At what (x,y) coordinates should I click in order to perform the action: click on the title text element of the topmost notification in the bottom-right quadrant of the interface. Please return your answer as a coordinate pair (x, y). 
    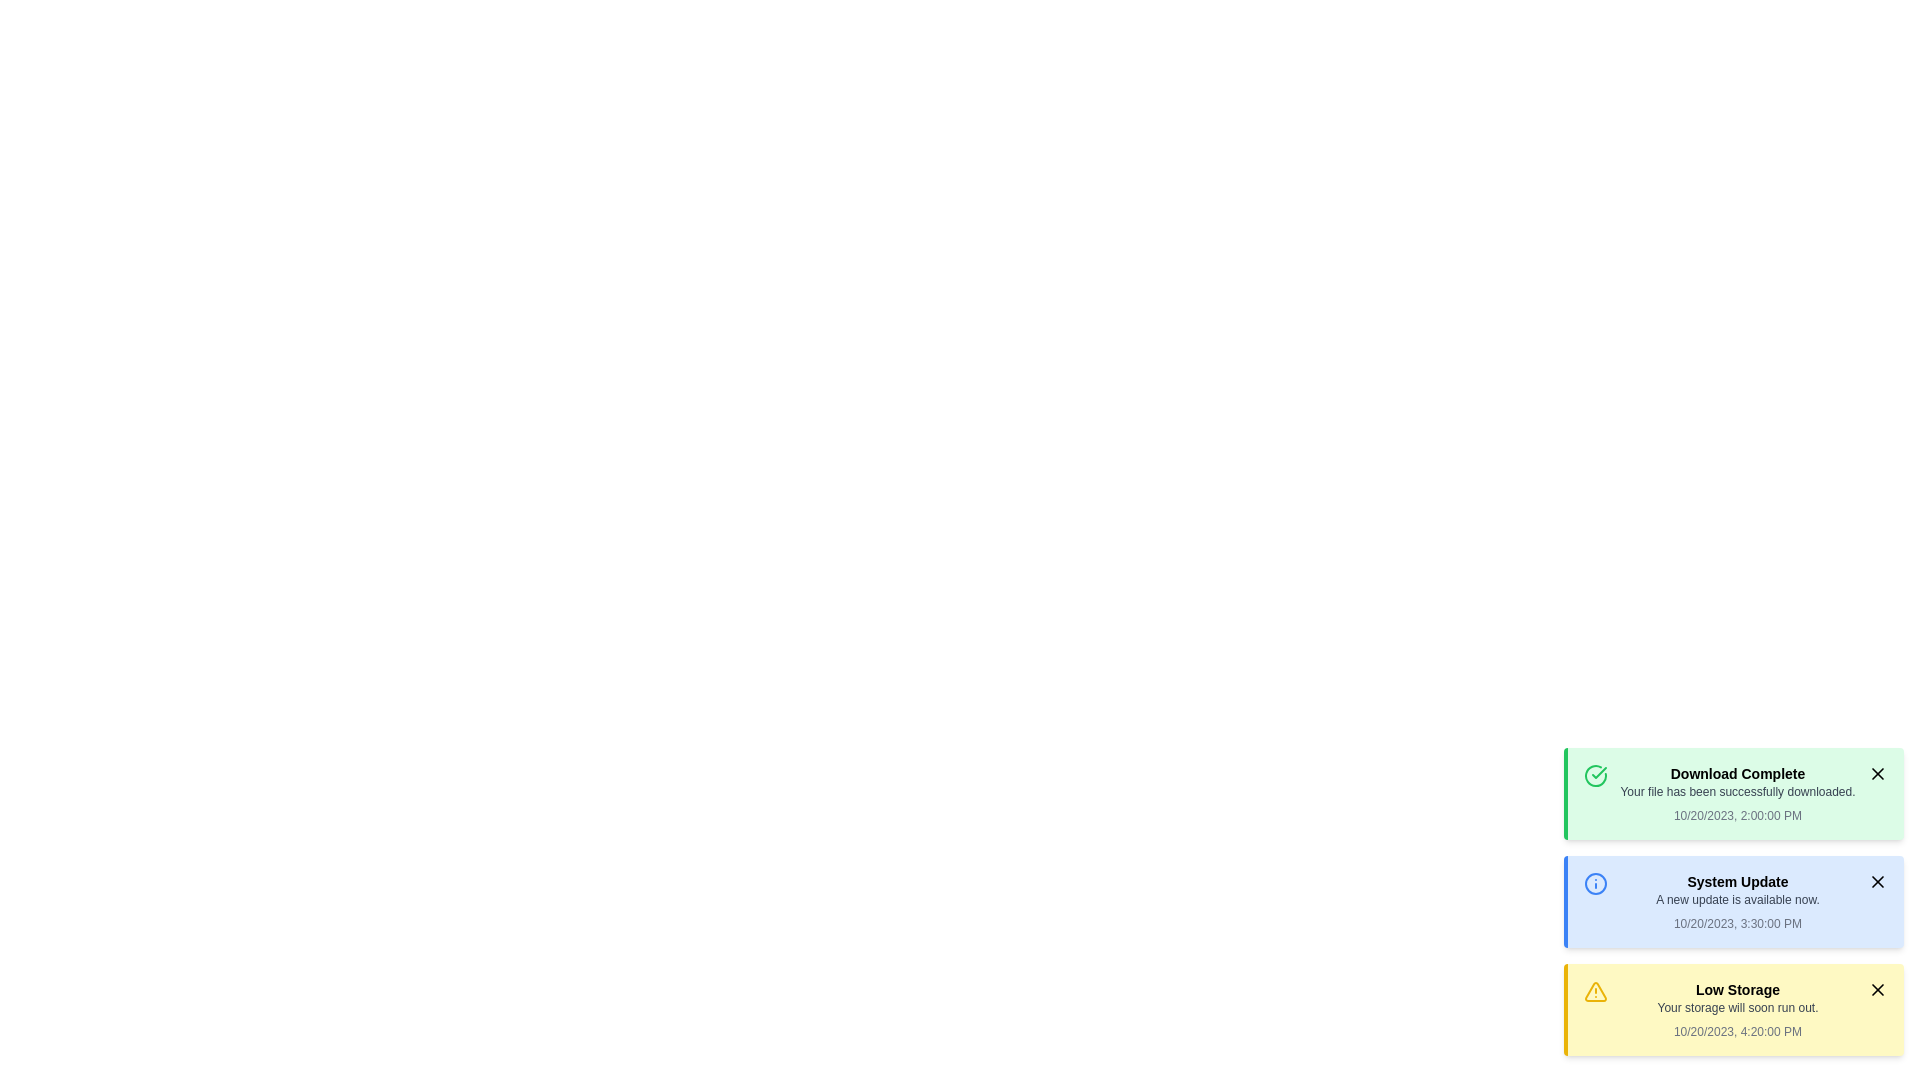
    Looking at the image, I should click on (1736, 773).